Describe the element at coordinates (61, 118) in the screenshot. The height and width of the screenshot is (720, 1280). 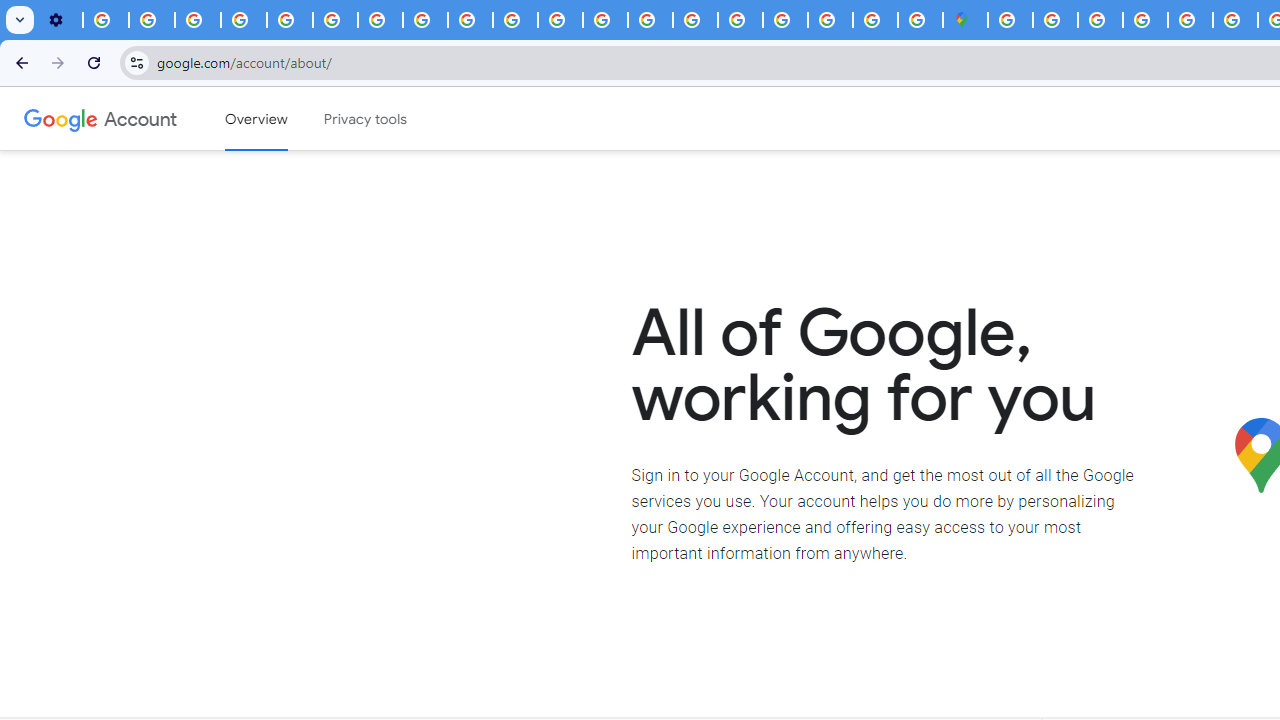
I see `'Google logo'` at that location.